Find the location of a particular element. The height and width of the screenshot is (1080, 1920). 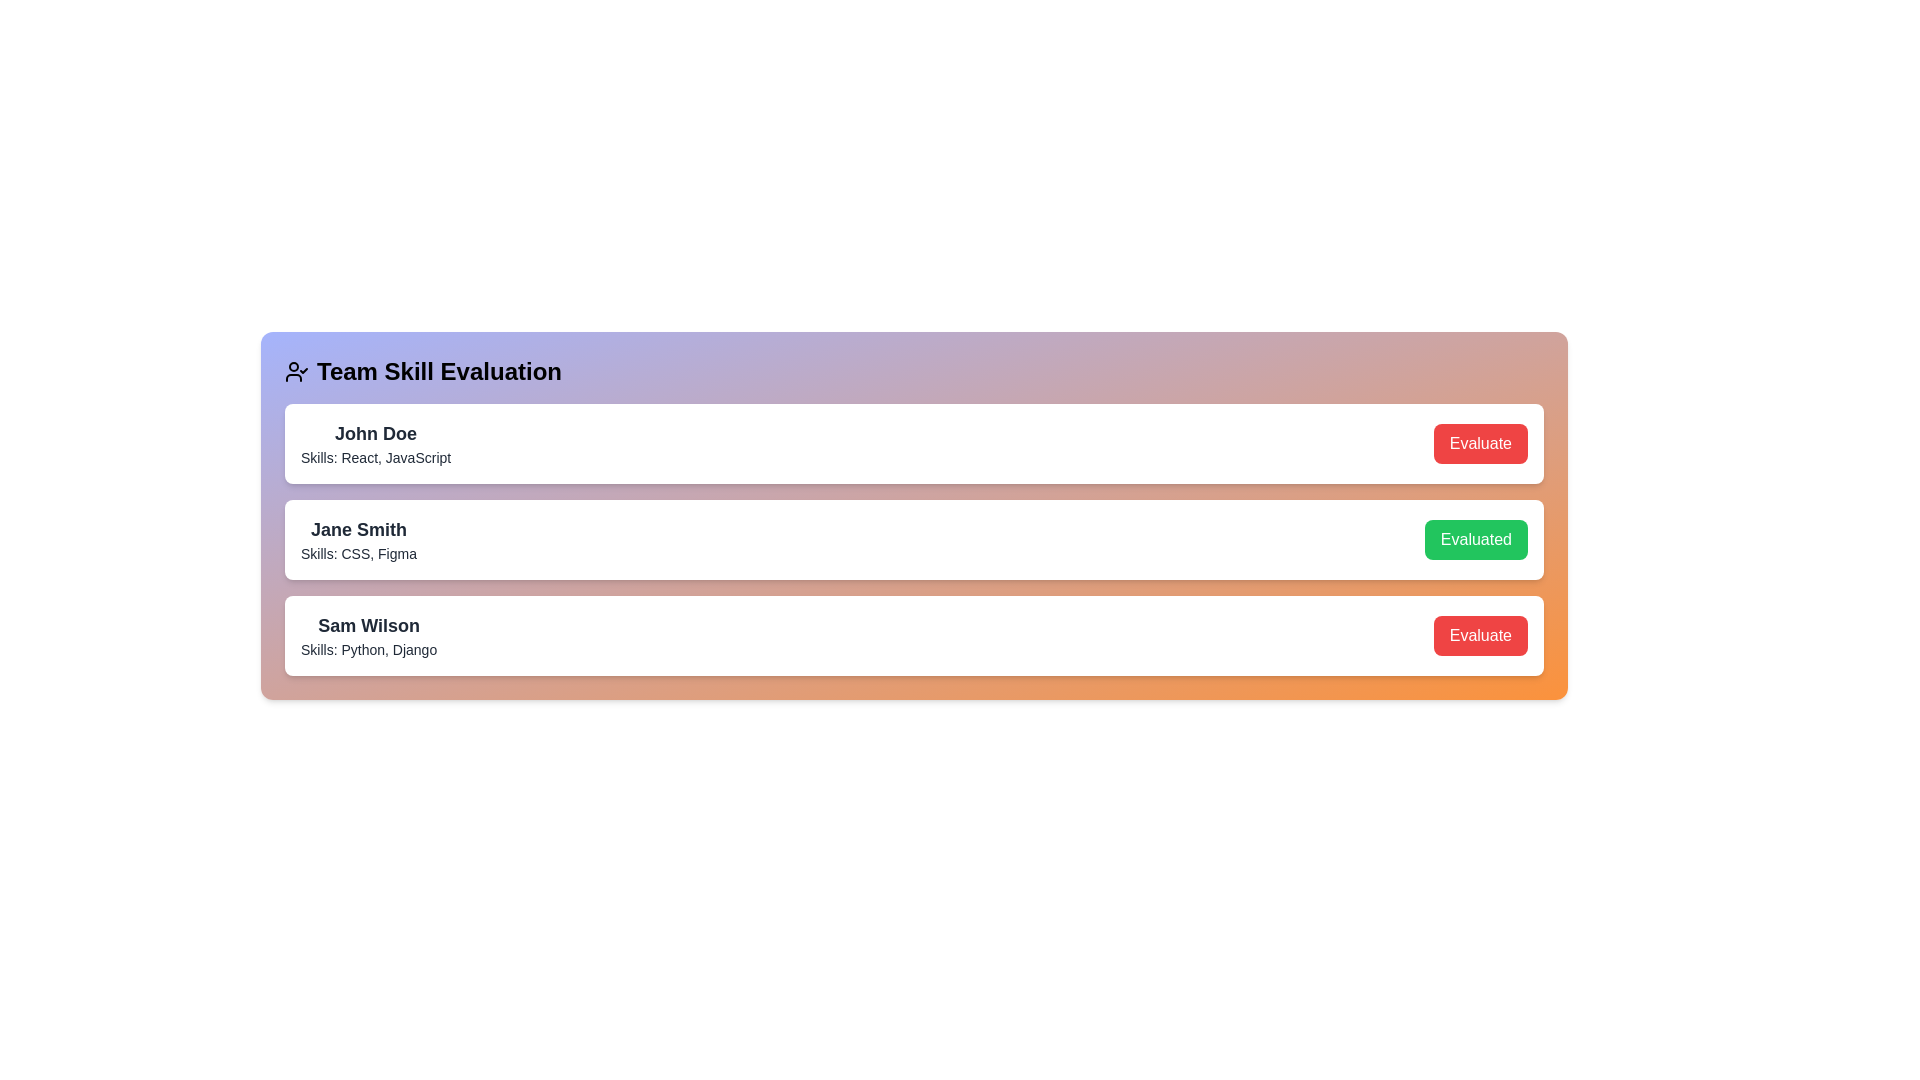

text content displayed in the Text label that identifies 'Sam Wilson', located above the 'Skills: Python, Django' text line in a card section at the bottom of a vertically stacked layout is located at coordinates (369, 624).